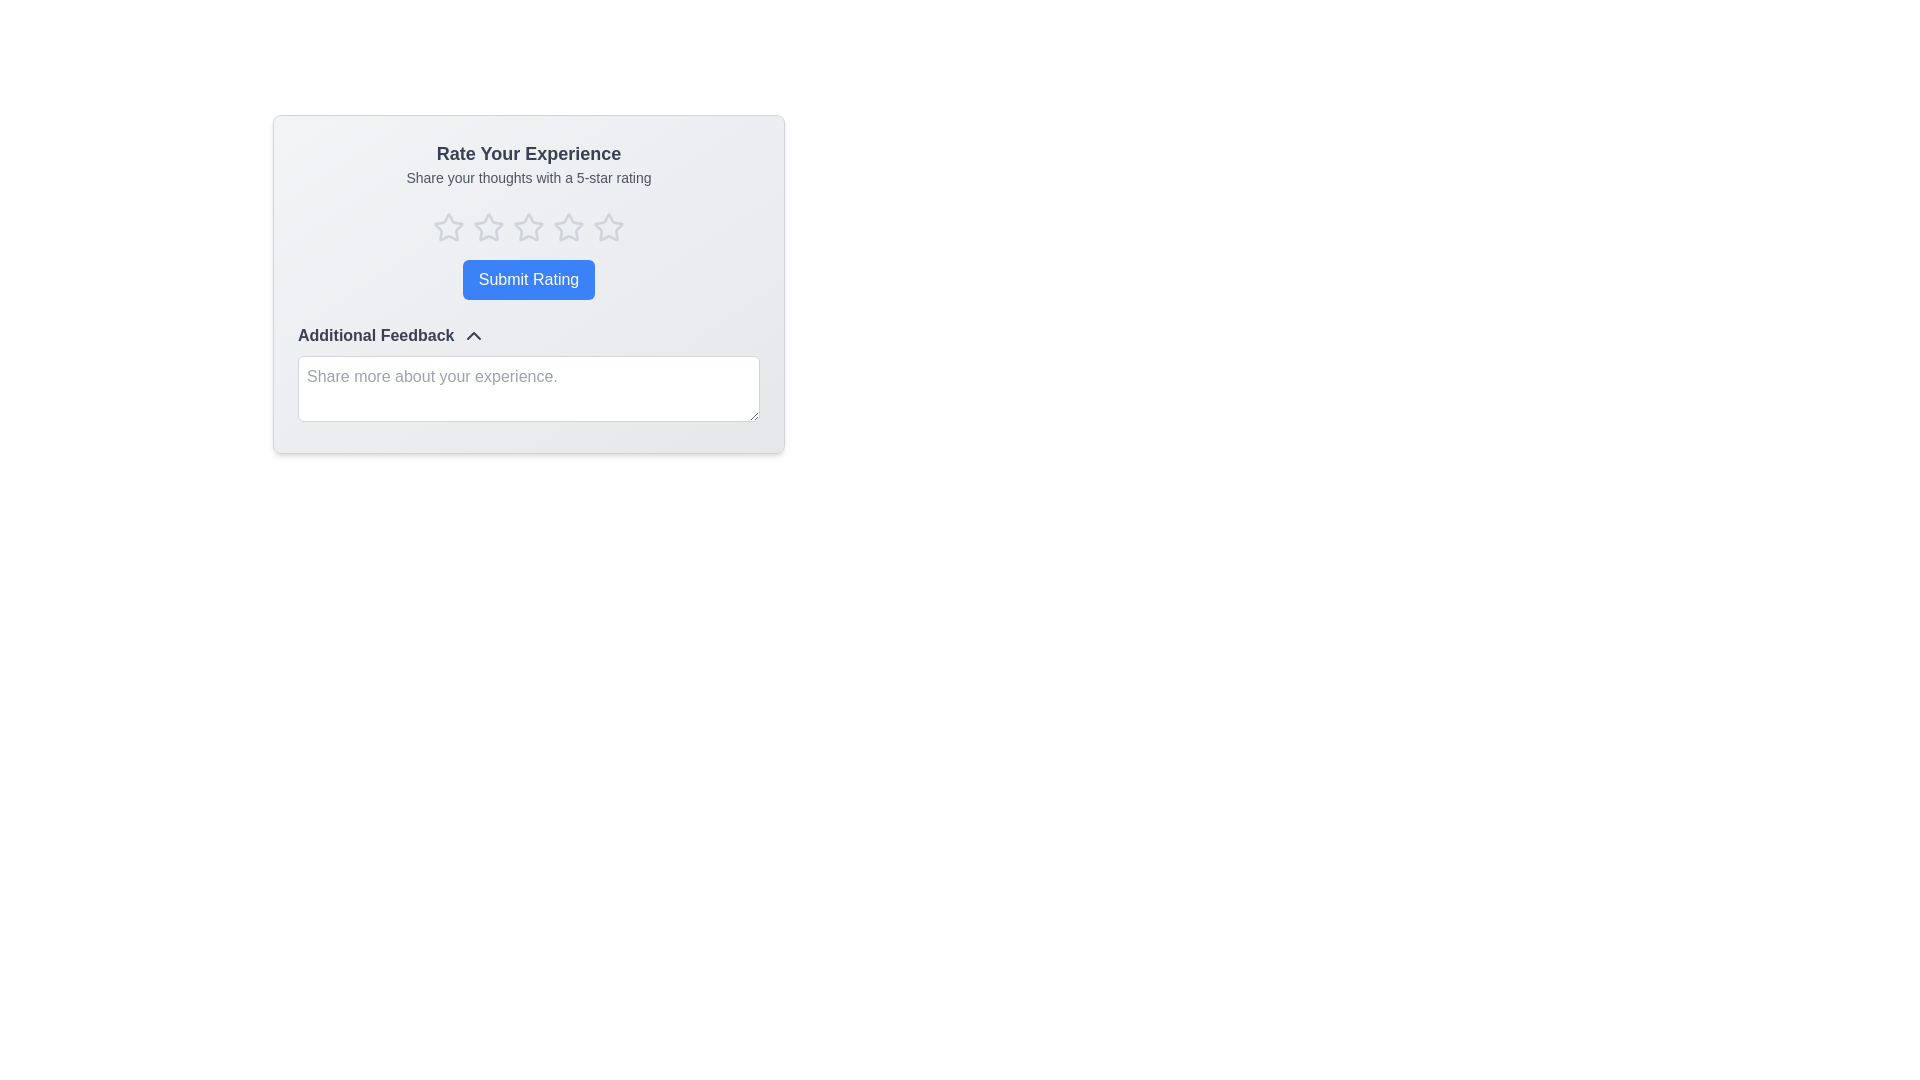 Image resolution: width=1920 pixels, height=1080 pixels. What do you see at coordinates (528, 376) in the screenshot?
I see `the Text input field for providing extra feedback located below the 'Submit Rating' button in the 'Rate Your Experience' section` at bounding box center [528, 376].